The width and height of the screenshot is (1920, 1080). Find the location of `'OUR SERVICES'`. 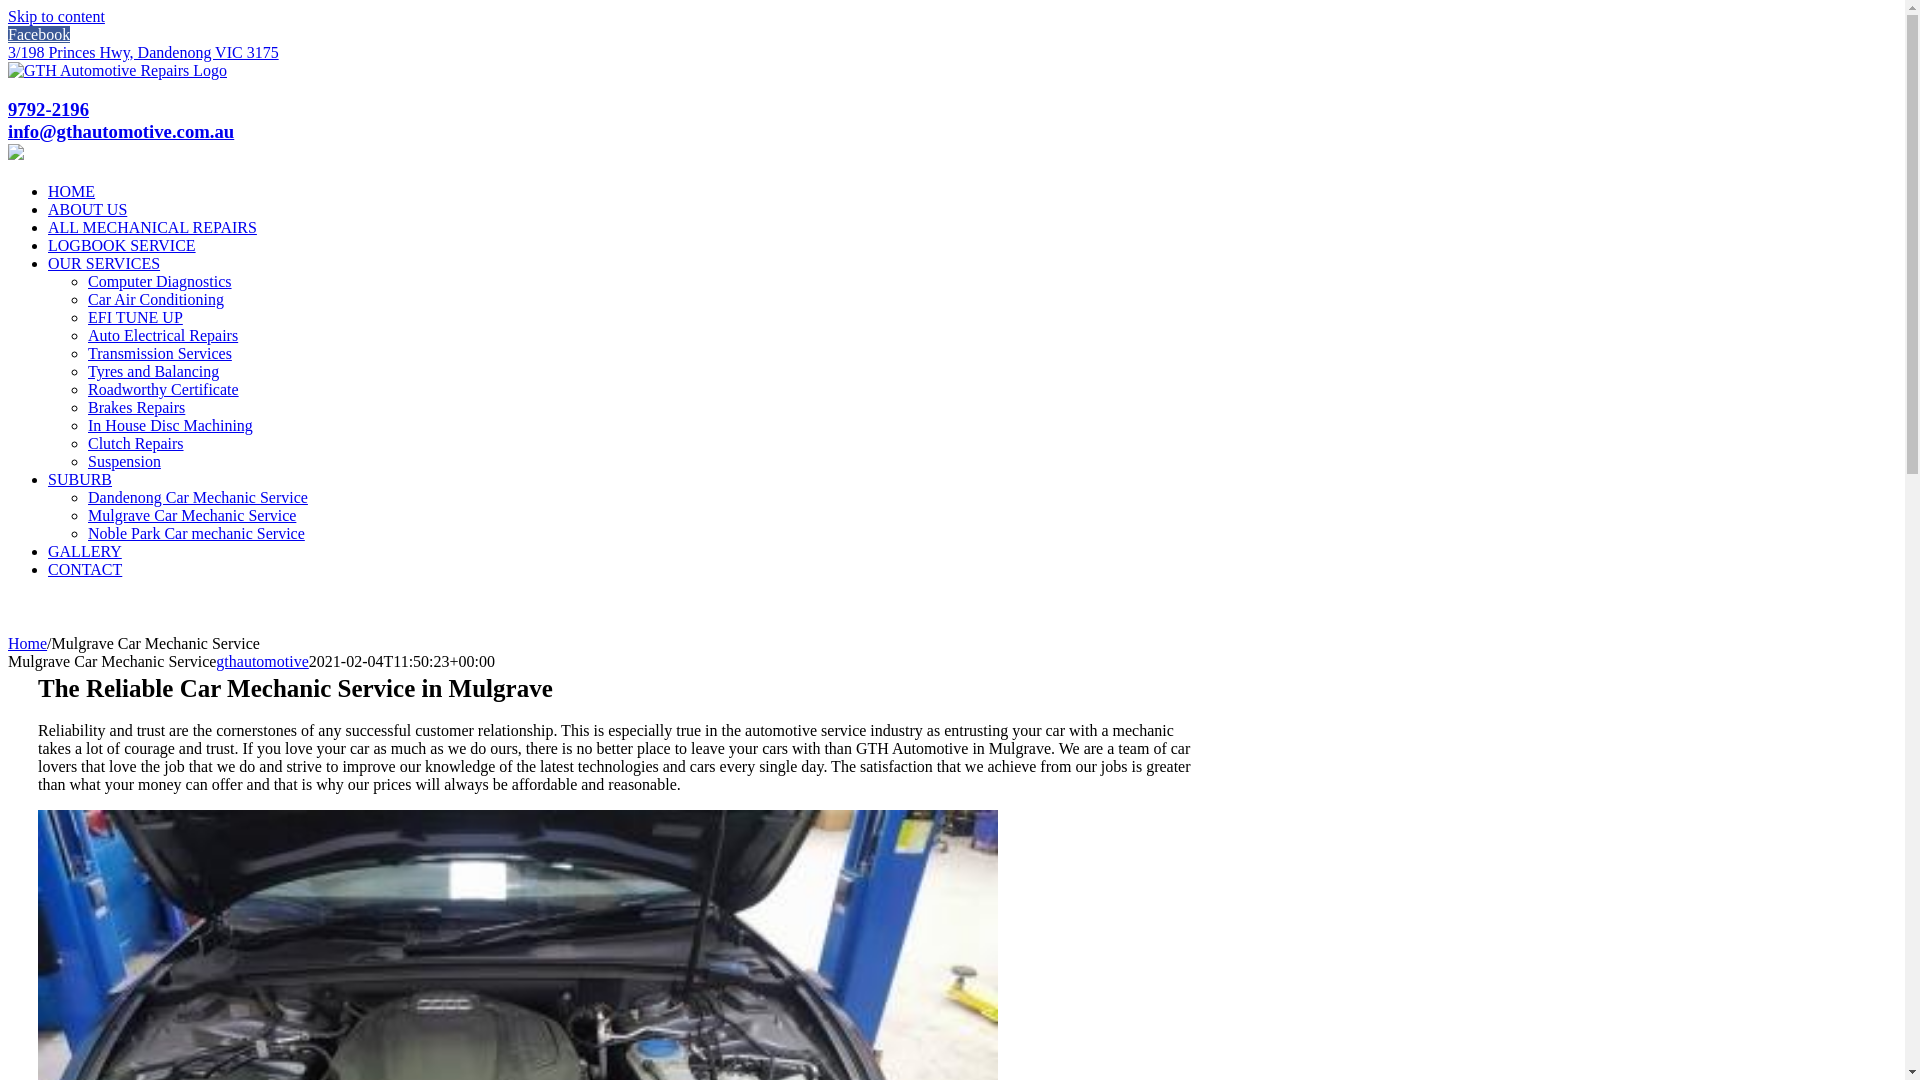

'OUR SERVICES' is located at coordinates (103, 262).